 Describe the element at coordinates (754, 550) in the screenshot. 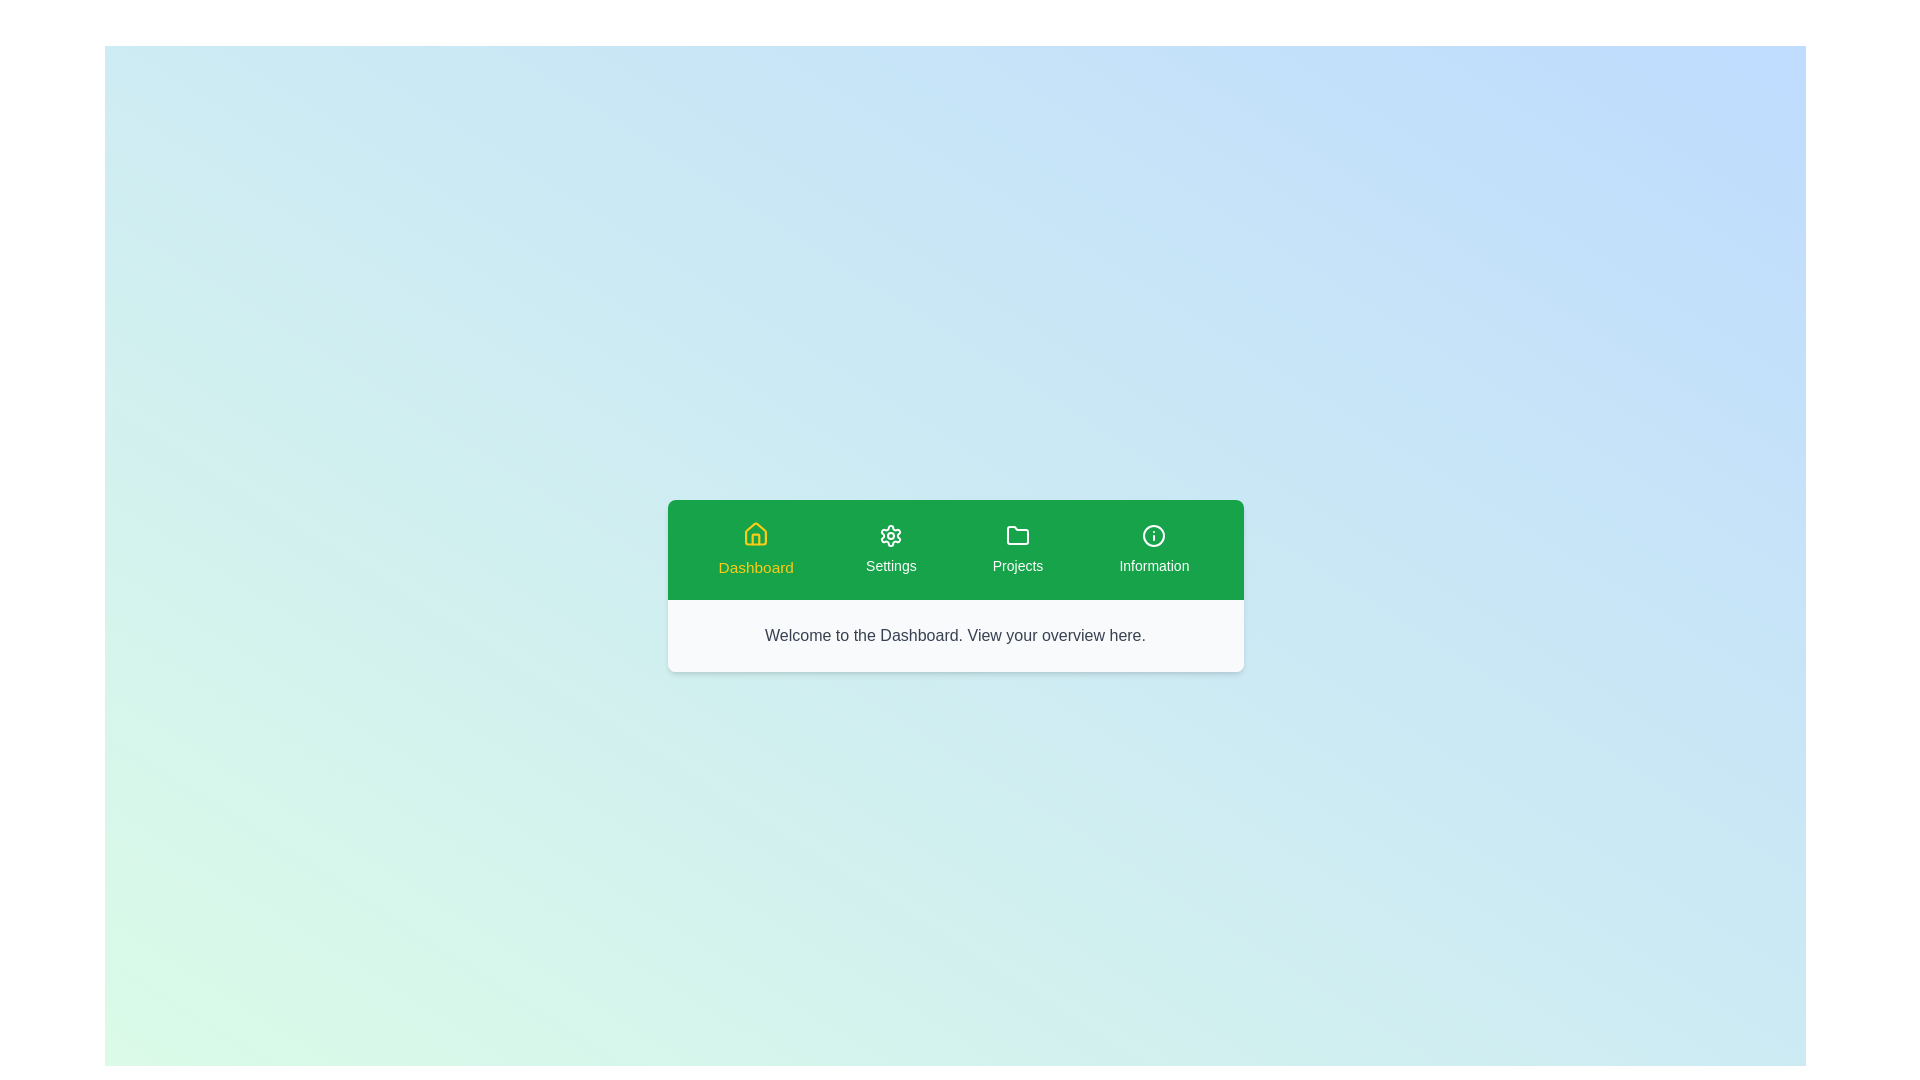

I see `the Dashboard tab to observe its hover effect` at that location.